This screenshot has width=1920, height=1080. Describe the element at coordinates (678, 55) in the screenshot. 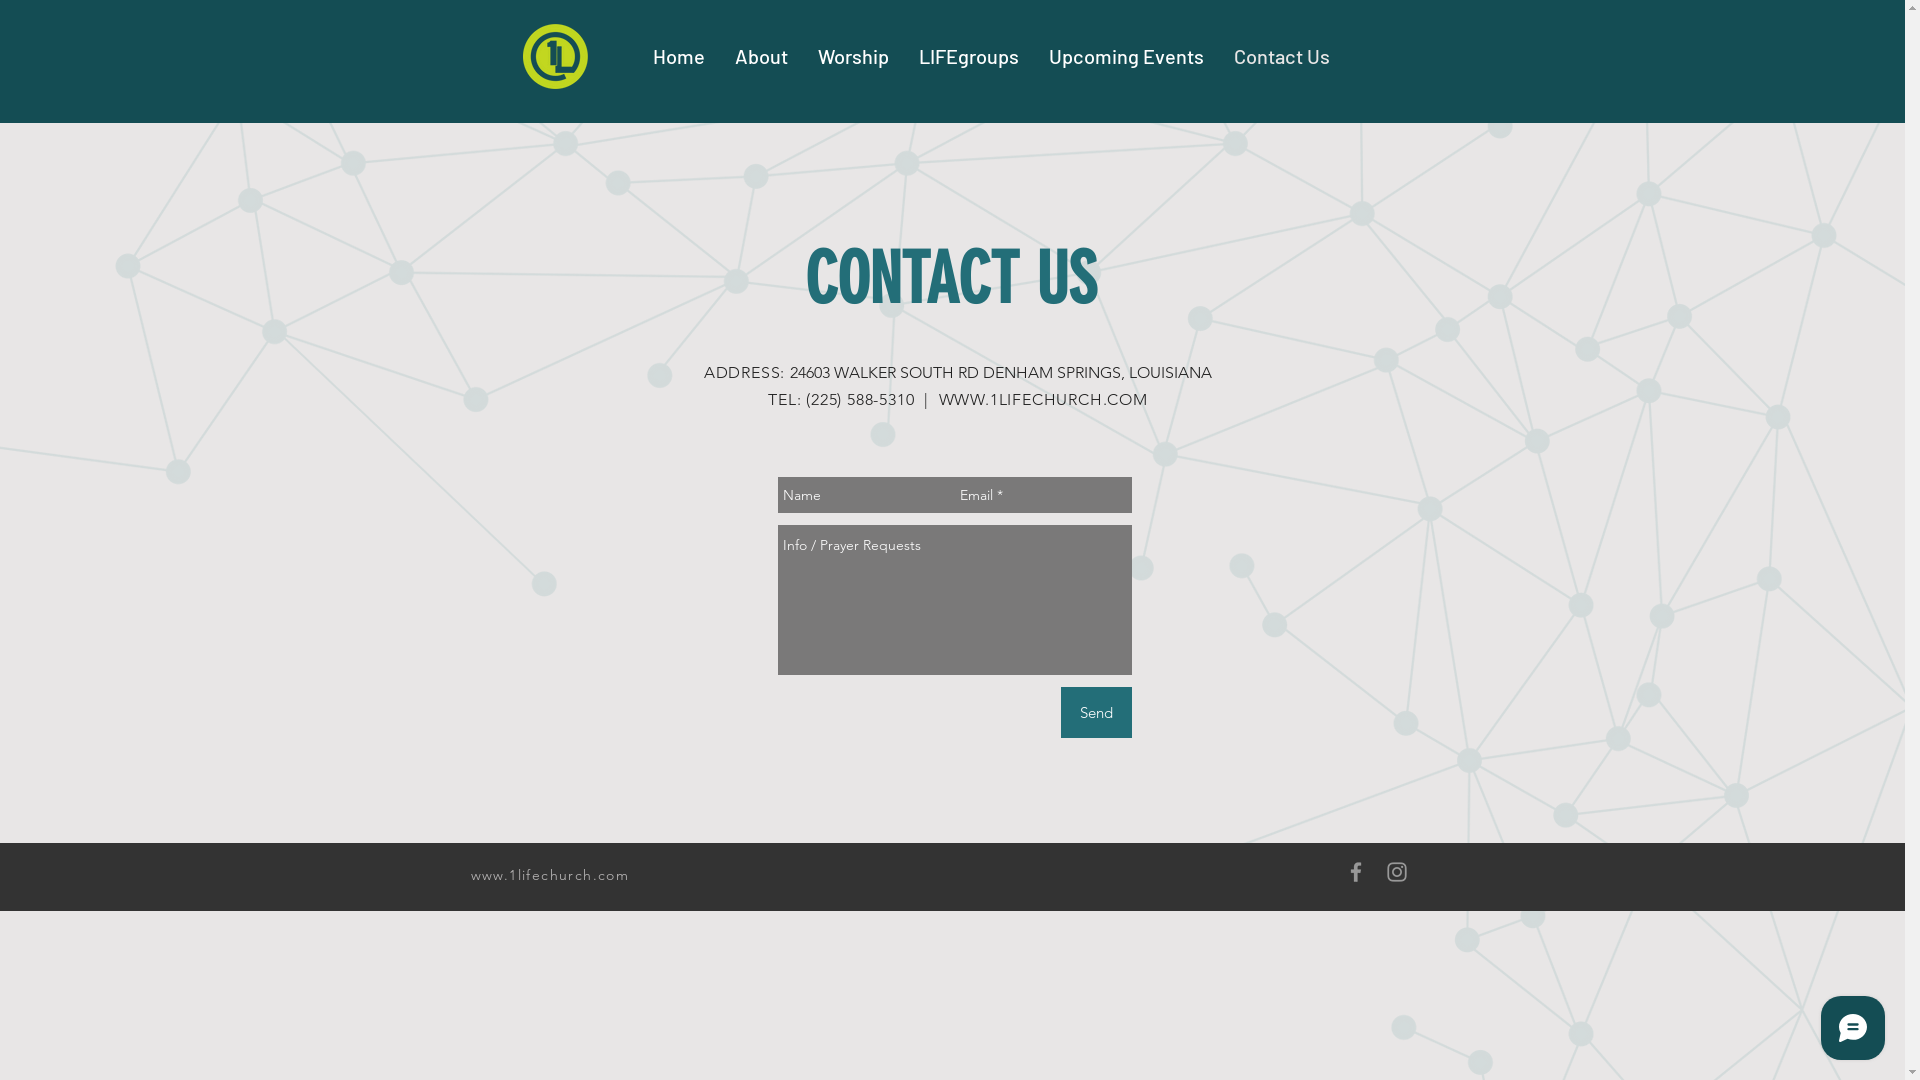

I see `'Home'` at that location.